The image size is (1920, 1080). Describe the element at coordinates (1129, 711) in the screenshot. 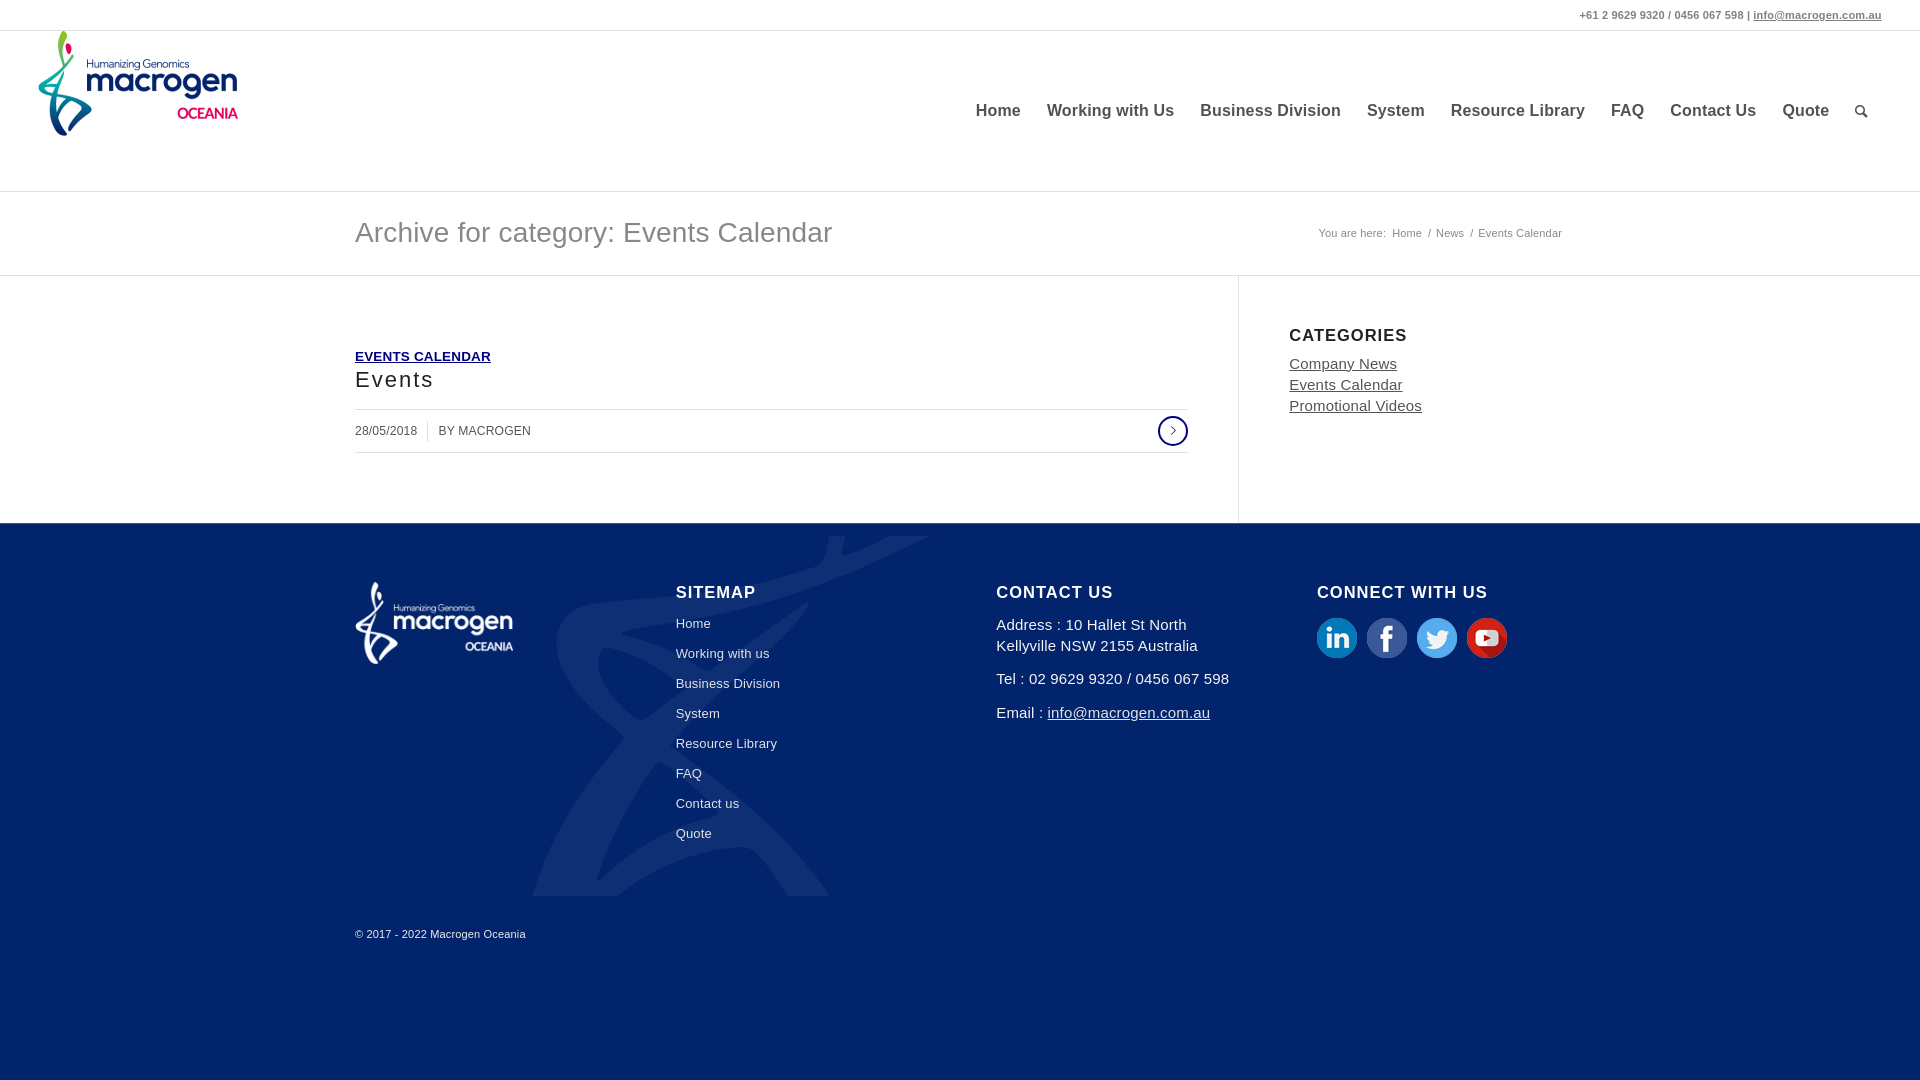

I see `'info@macrogen.com.au'` at that location.